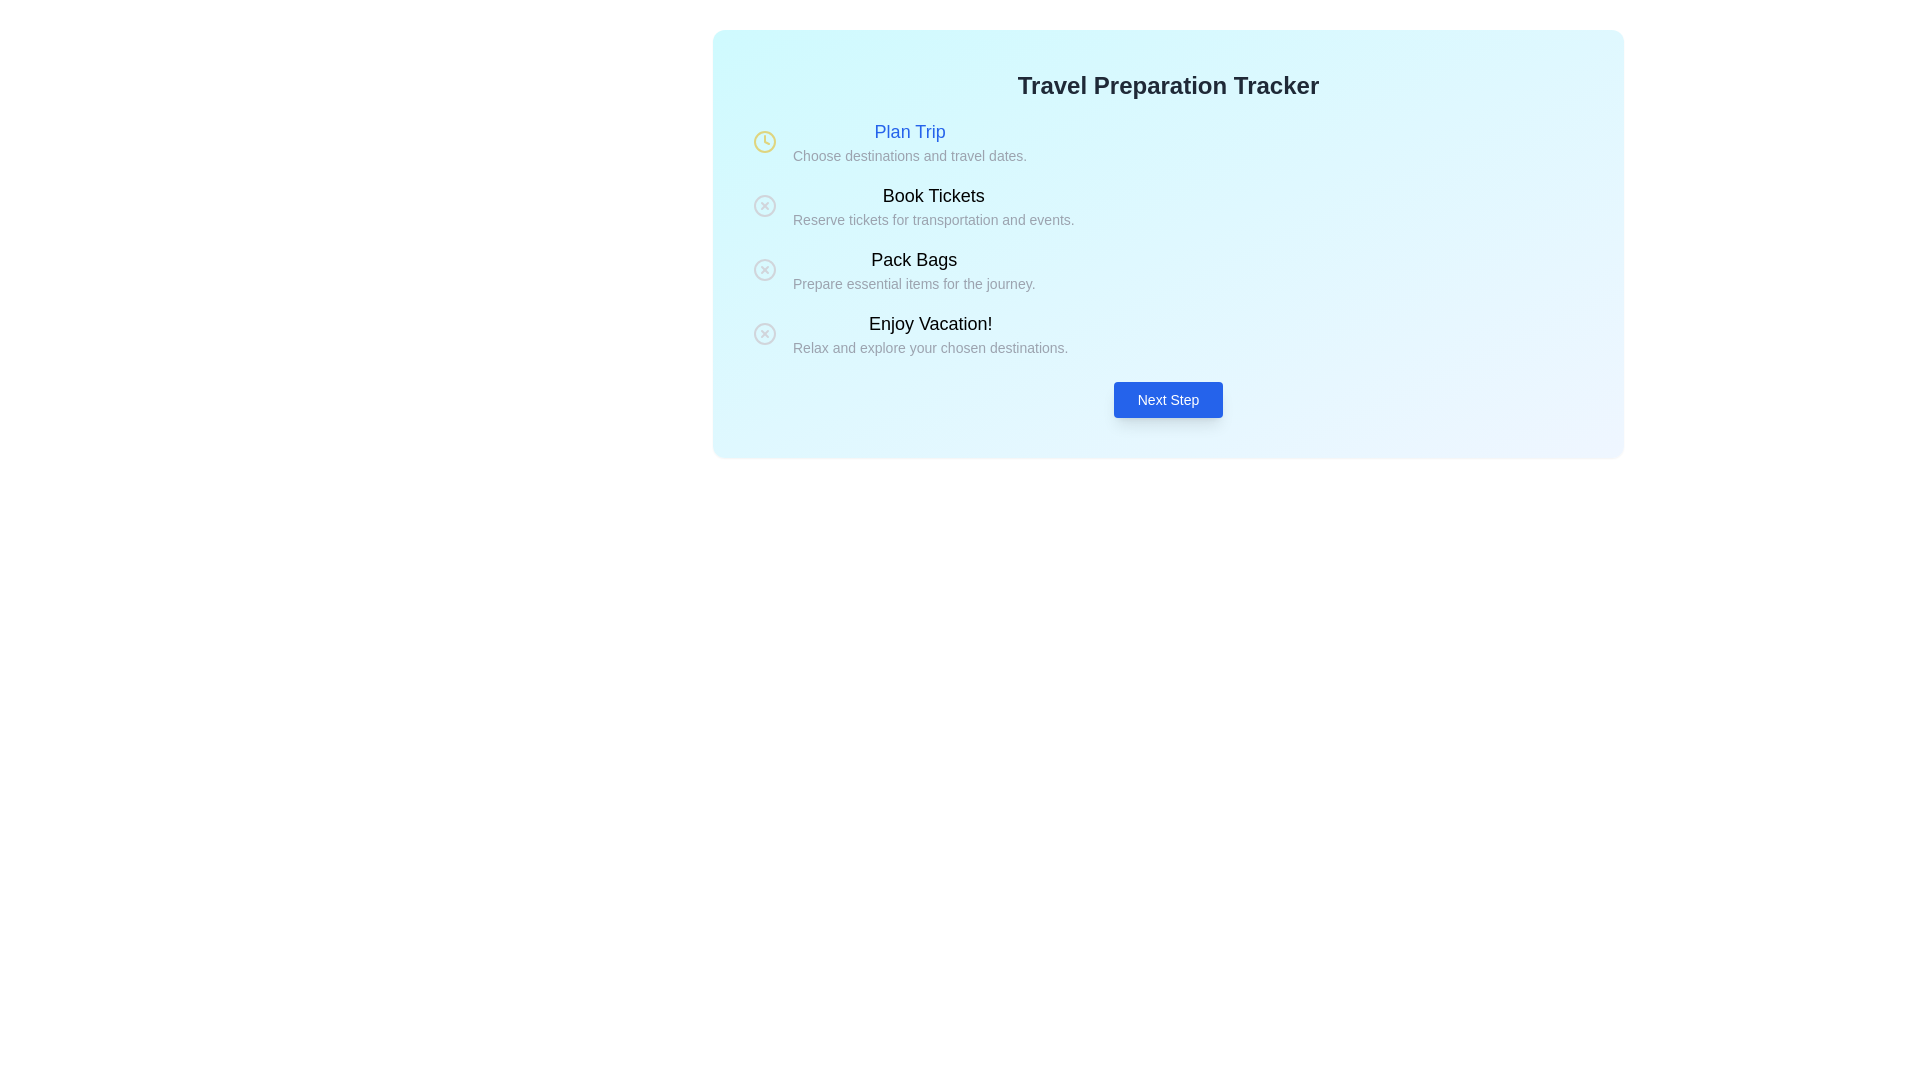 The width and height of the screenshot is (1920, 1080). Describe the element at coordinates (1168, 333) in the screenshot. I see `the Informational block that displays 'Enjoy Vacation!' and 'Relax and explore your chosen destinations.' with a light blue background, positioned below 'Pack Bags' and above the 'Next Step' button` at that location.